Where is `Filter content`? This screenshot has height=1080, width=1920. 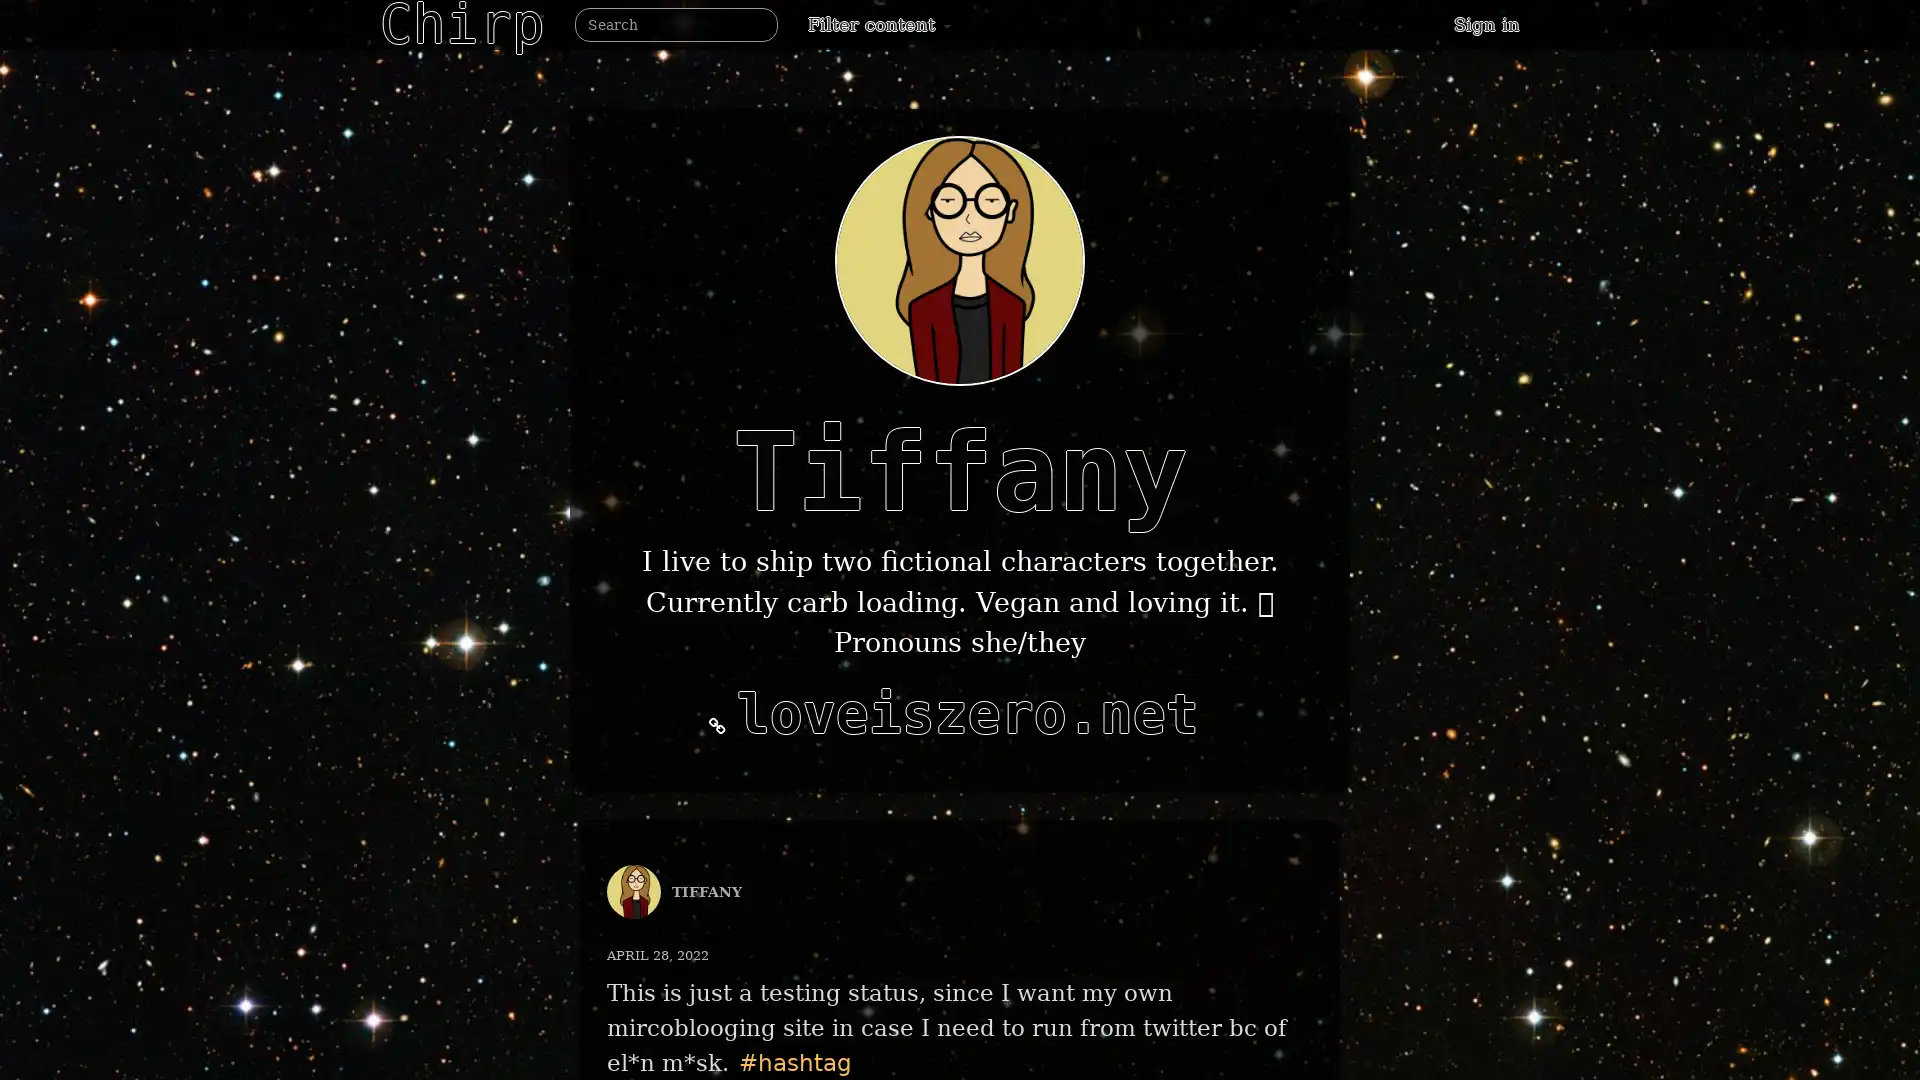
Filter content is located at coordinates (879, 24).